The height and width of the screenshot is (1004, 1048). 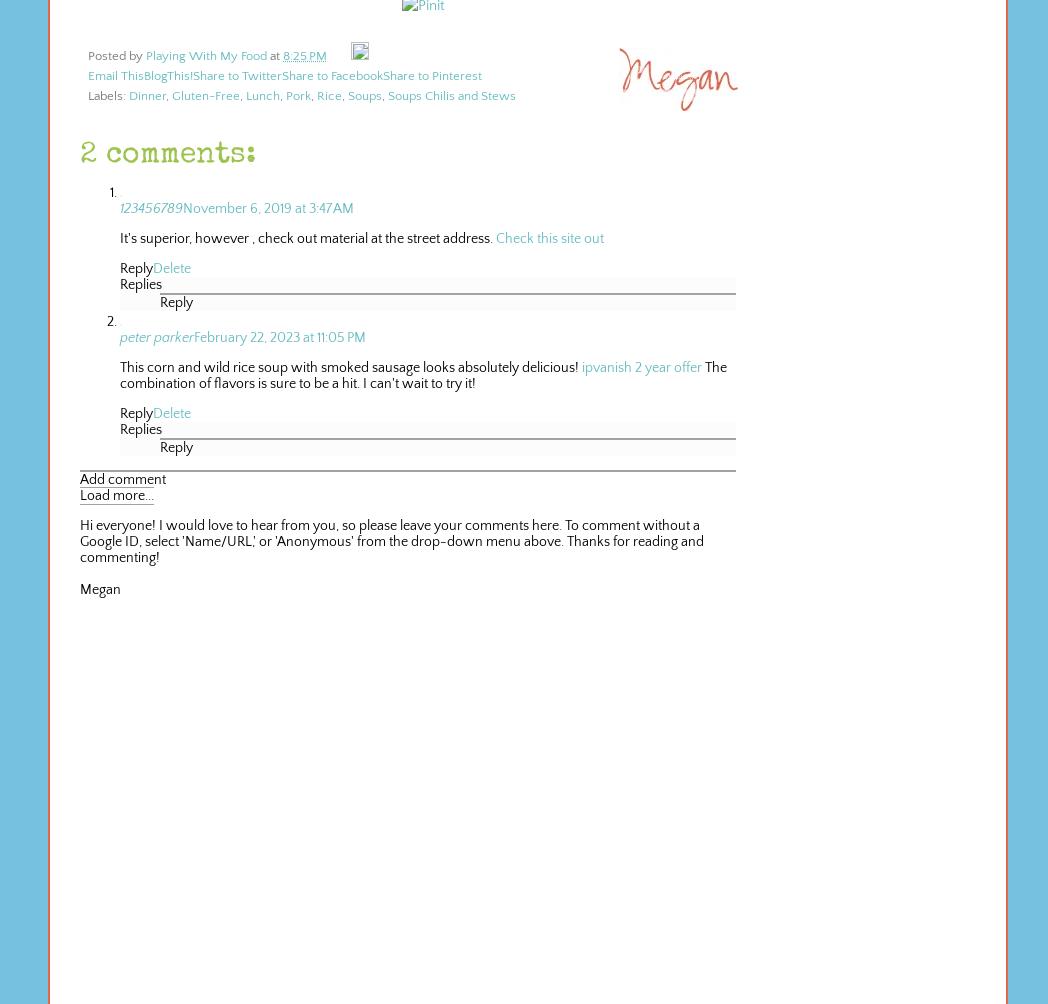 What do you see at coordinates (118, 367) in the screenshot?
I see `'This corn and wild rice soup with smoked sausage looks absolutely delicious!'` at bounding box center [118, 367].